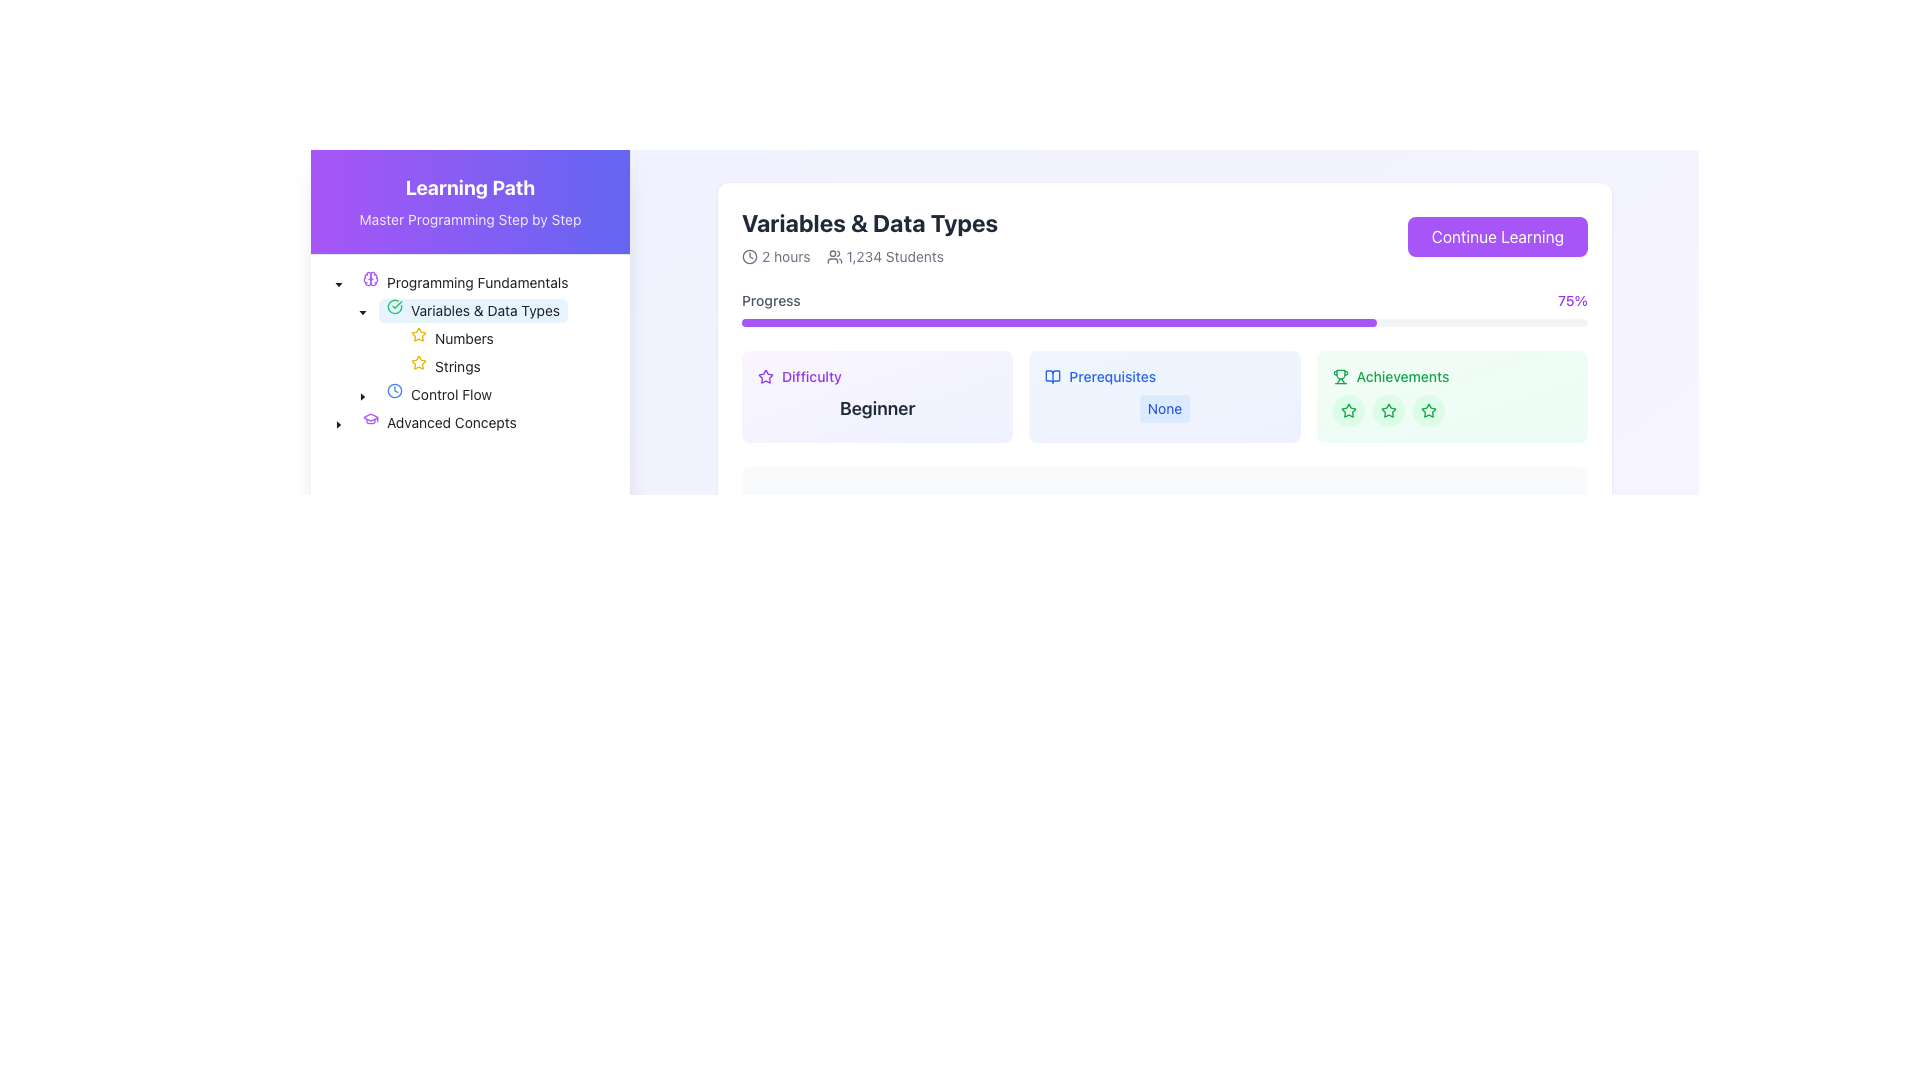 The image size is (1920, 1080). What do you see at coordinates (469, 188) in the screenshot?
I see `the bold, white heading displayed prominently over a gradient background, located at the top-left corner of the interface, above the sibling element containing 'Master Programming Step by Step.'` at bounding box center [469, 188].